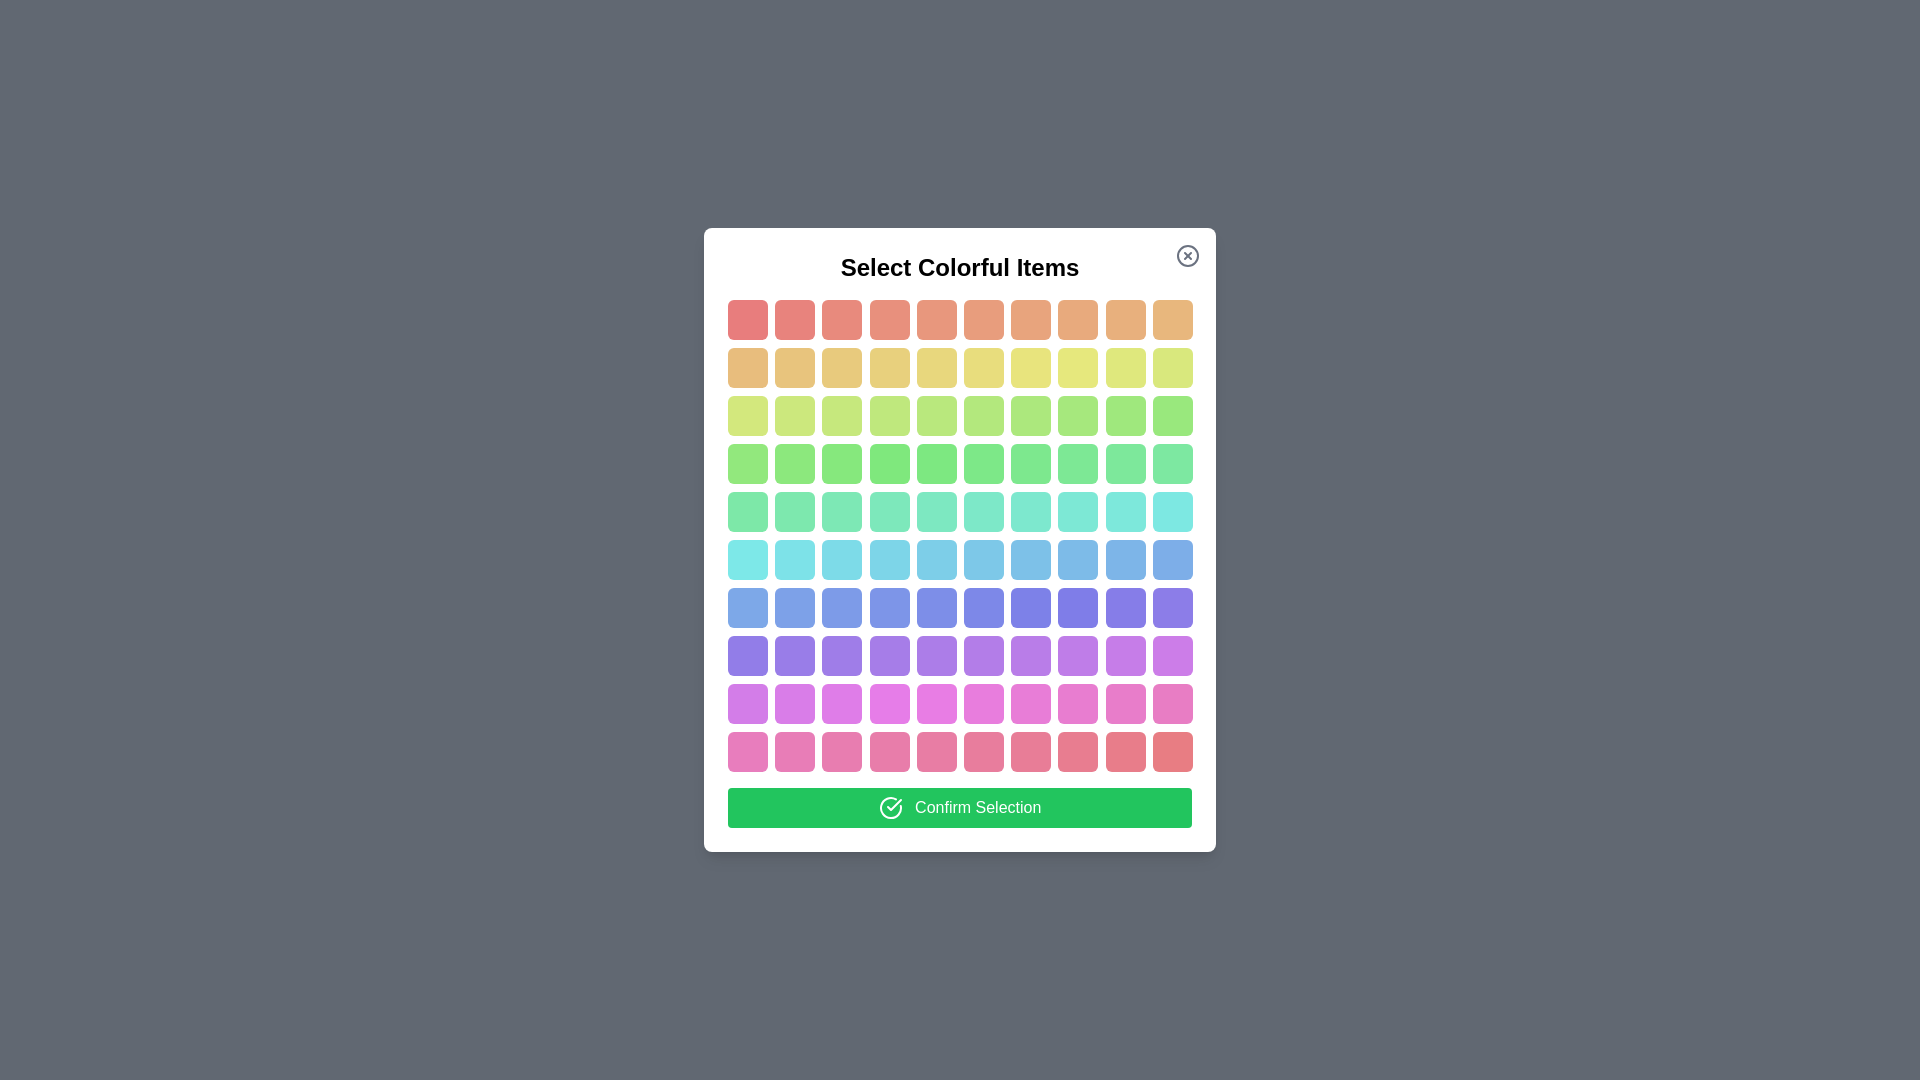 This screenshot has height=1080, width=1920. Describe the element at coordinates (960, 806) in the screenshot. I see `the 'Confirm Selection' button to confirm the selected items` at that location.